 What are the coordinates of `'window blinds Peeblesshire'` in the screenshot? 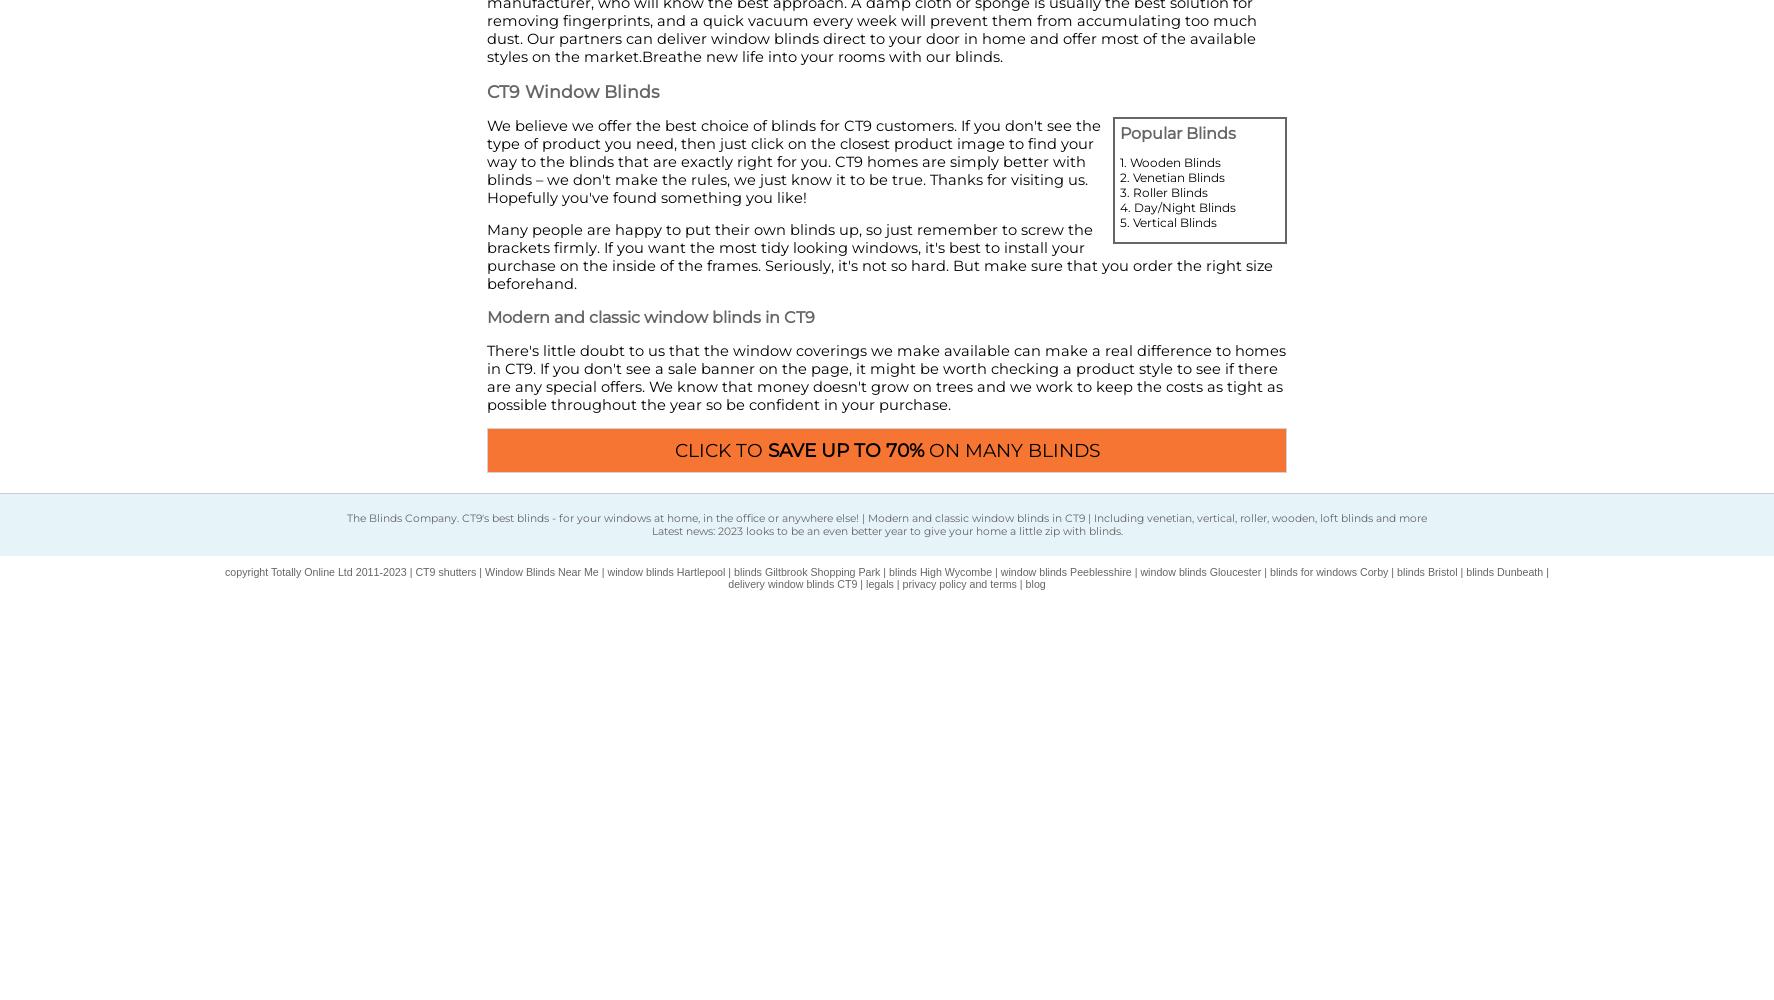 It's located at (1064, 570).